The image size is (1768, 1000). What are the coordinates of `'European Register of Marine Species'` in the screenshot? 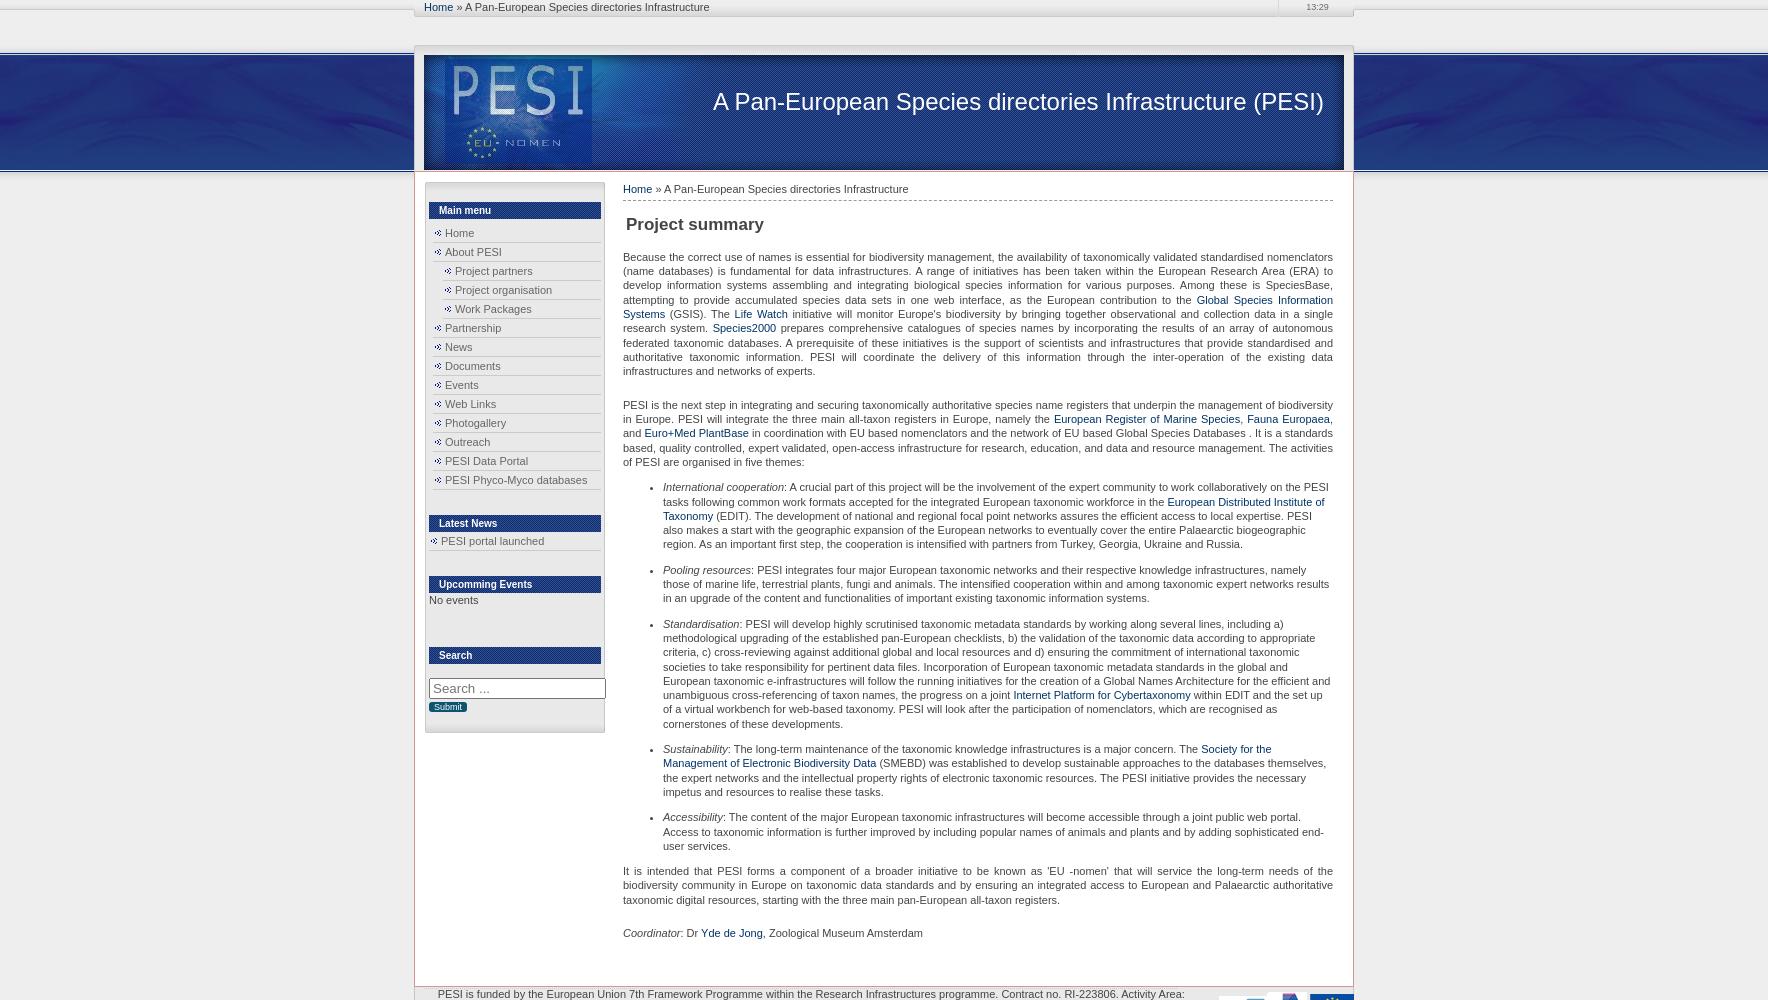 It's located at (1146, 419).